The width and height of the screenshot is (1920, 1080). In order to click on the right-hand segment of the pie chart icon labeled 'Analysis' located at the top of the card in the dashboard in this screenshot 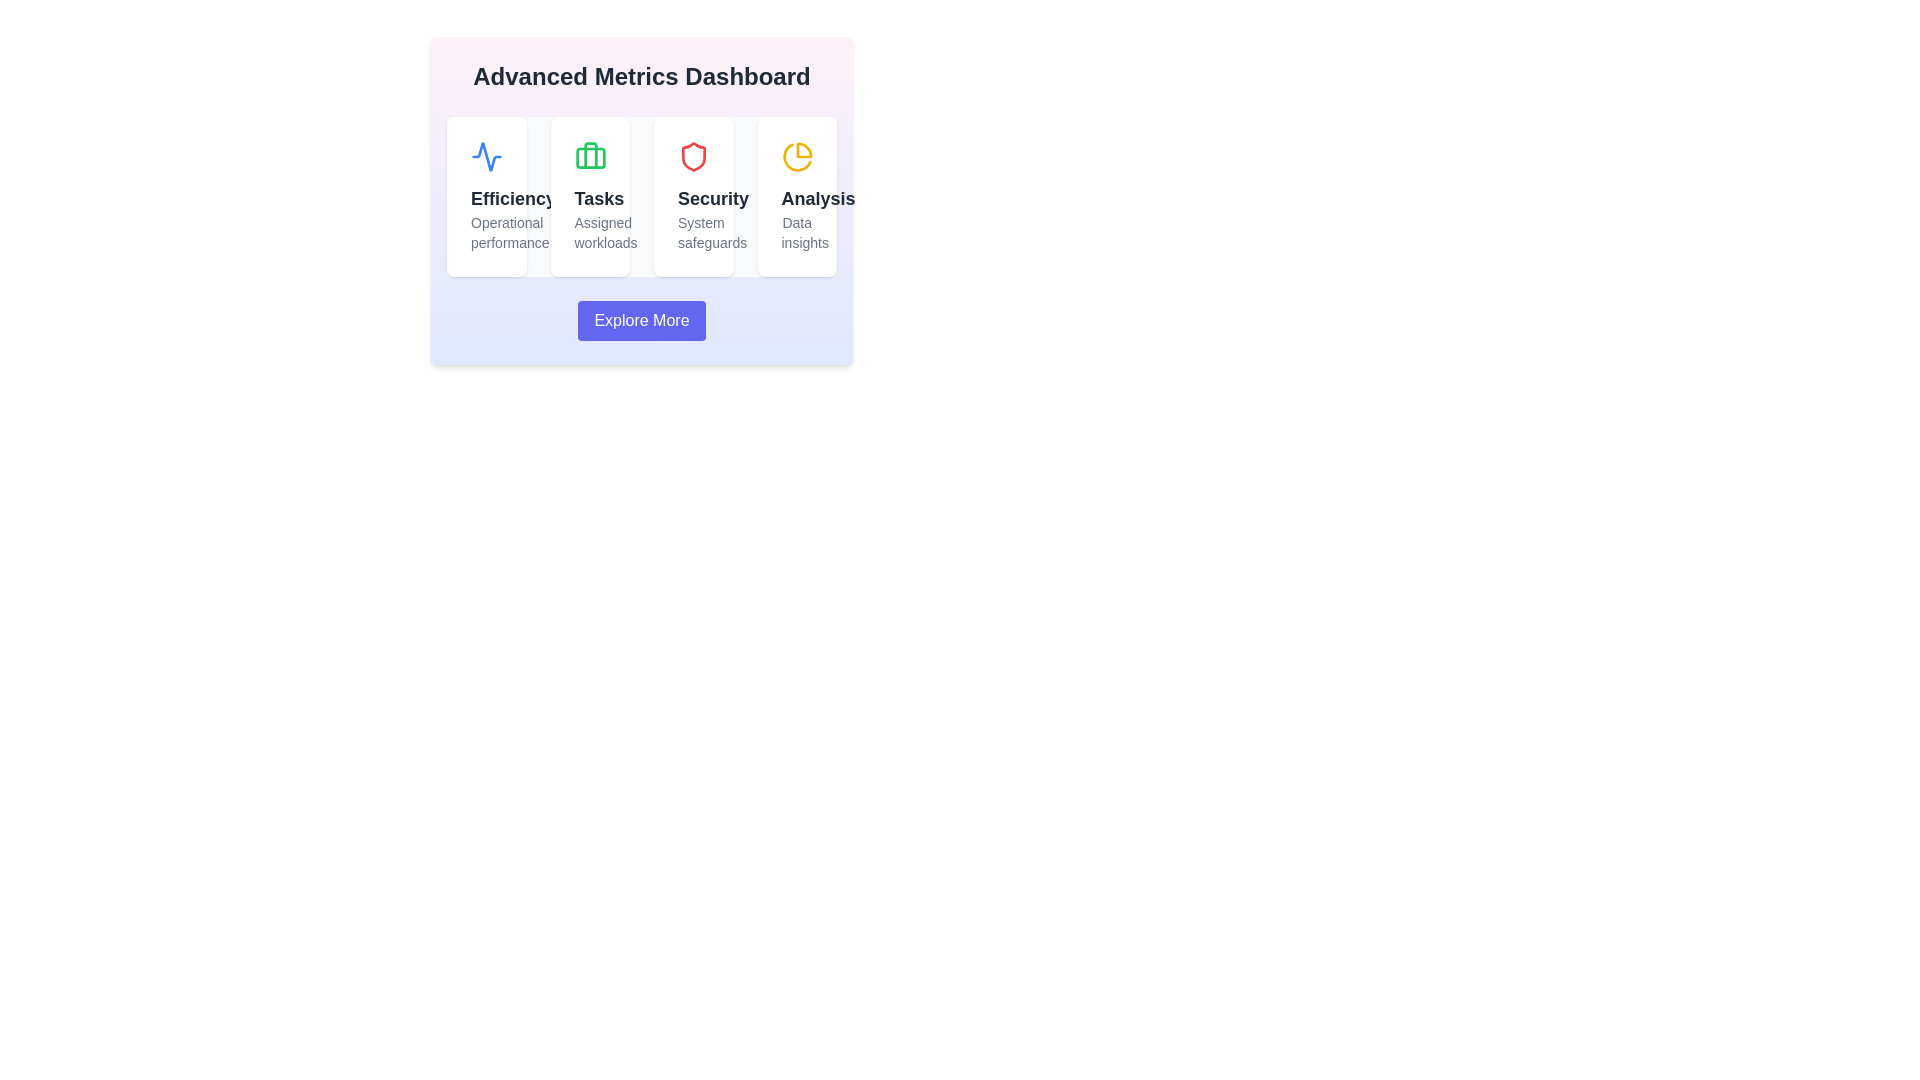, I will do `click(795, 156)`.